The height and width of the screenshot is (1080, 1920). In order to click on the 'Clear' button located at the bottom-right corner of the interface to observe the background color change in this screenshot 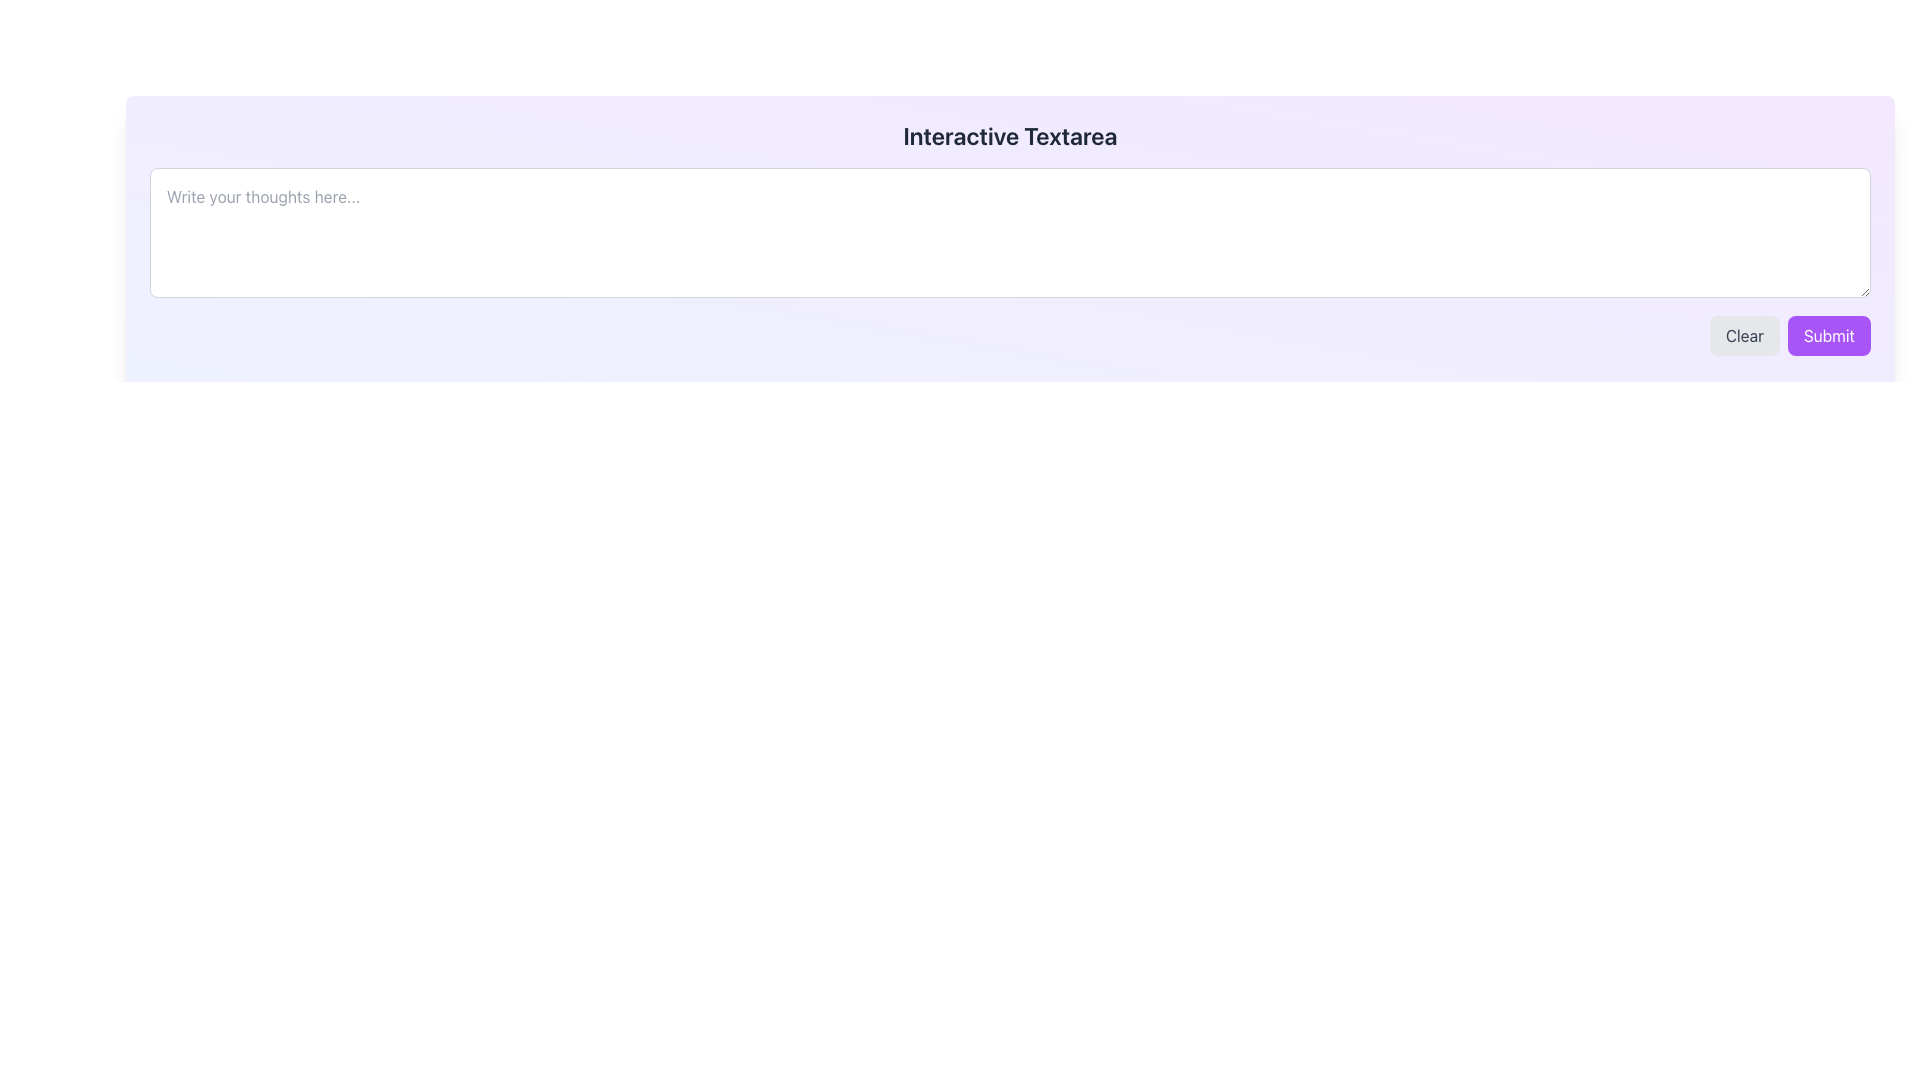, I will do `click(1743, 334)`.